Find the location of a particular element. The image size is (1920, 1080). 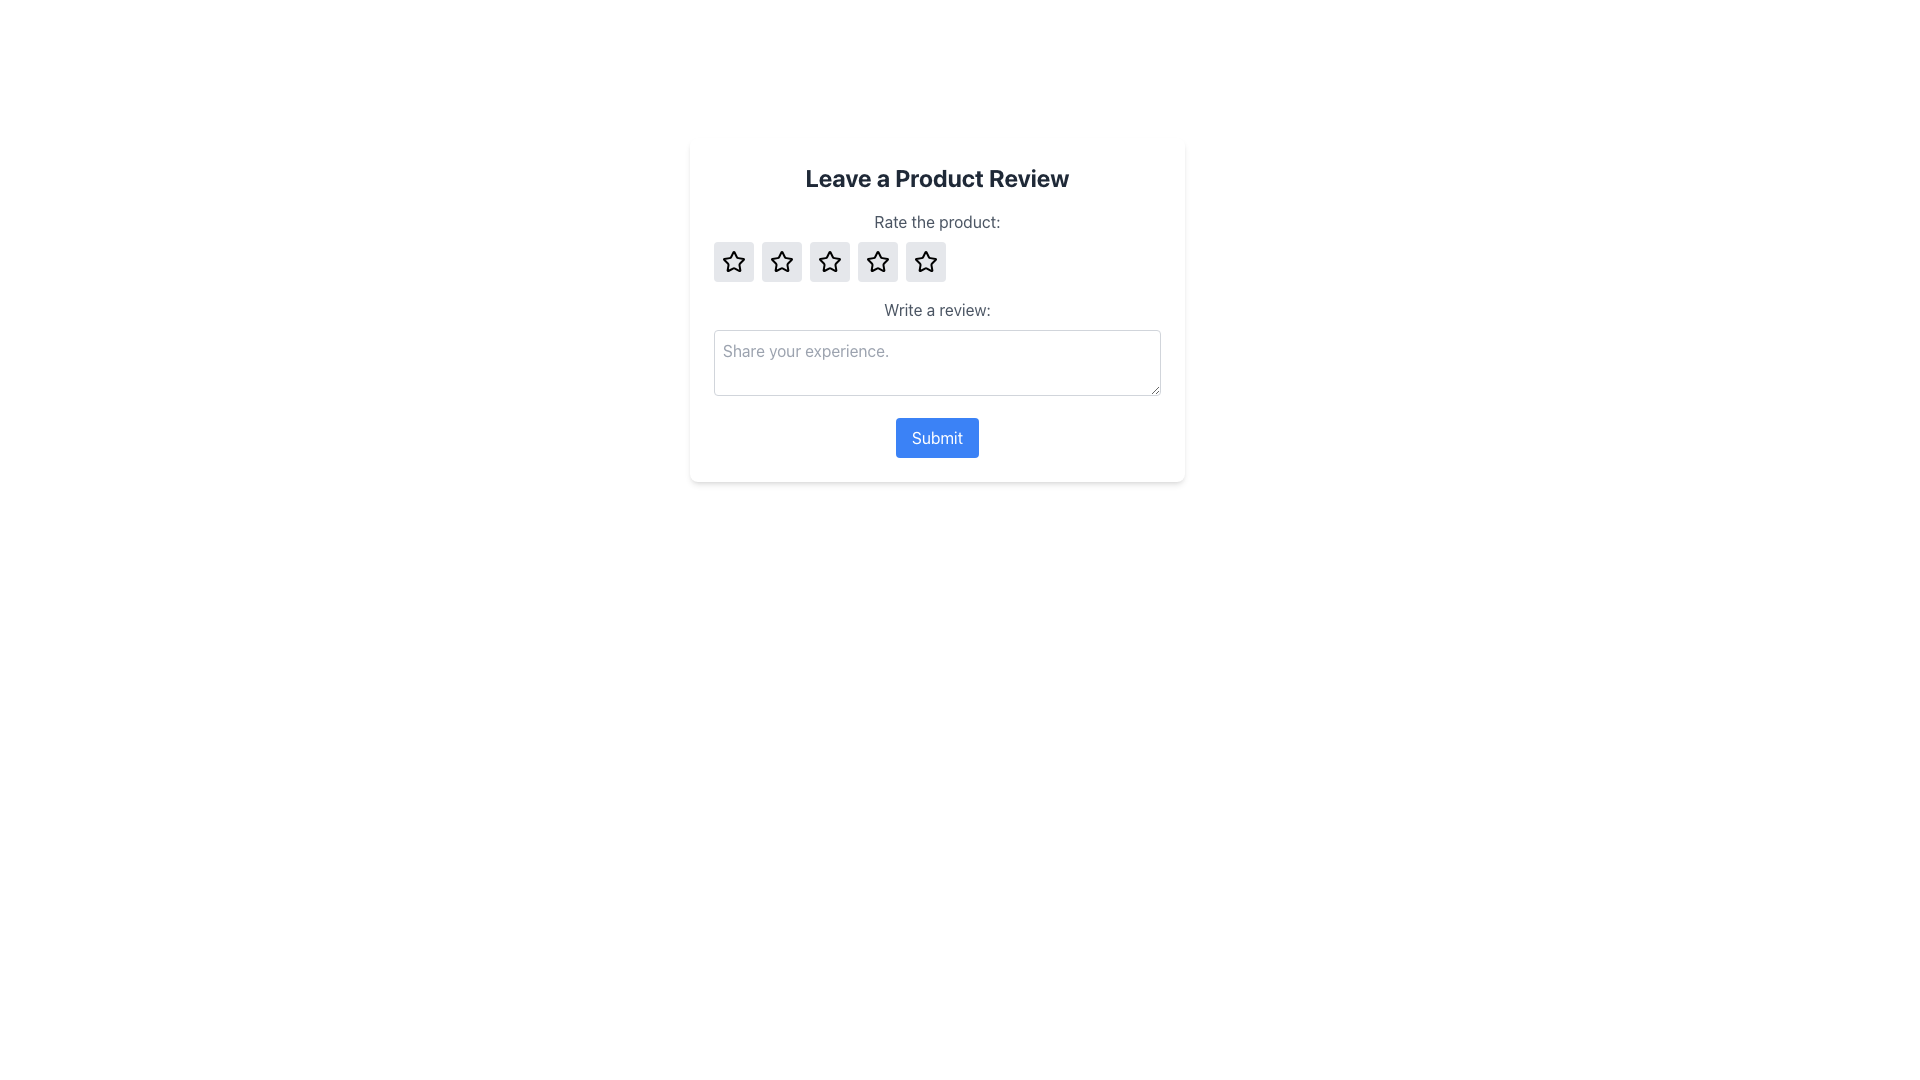

the fourth star rating icon, which is styled as an outlined star with a light gray background is located at coordinates (878, 261).